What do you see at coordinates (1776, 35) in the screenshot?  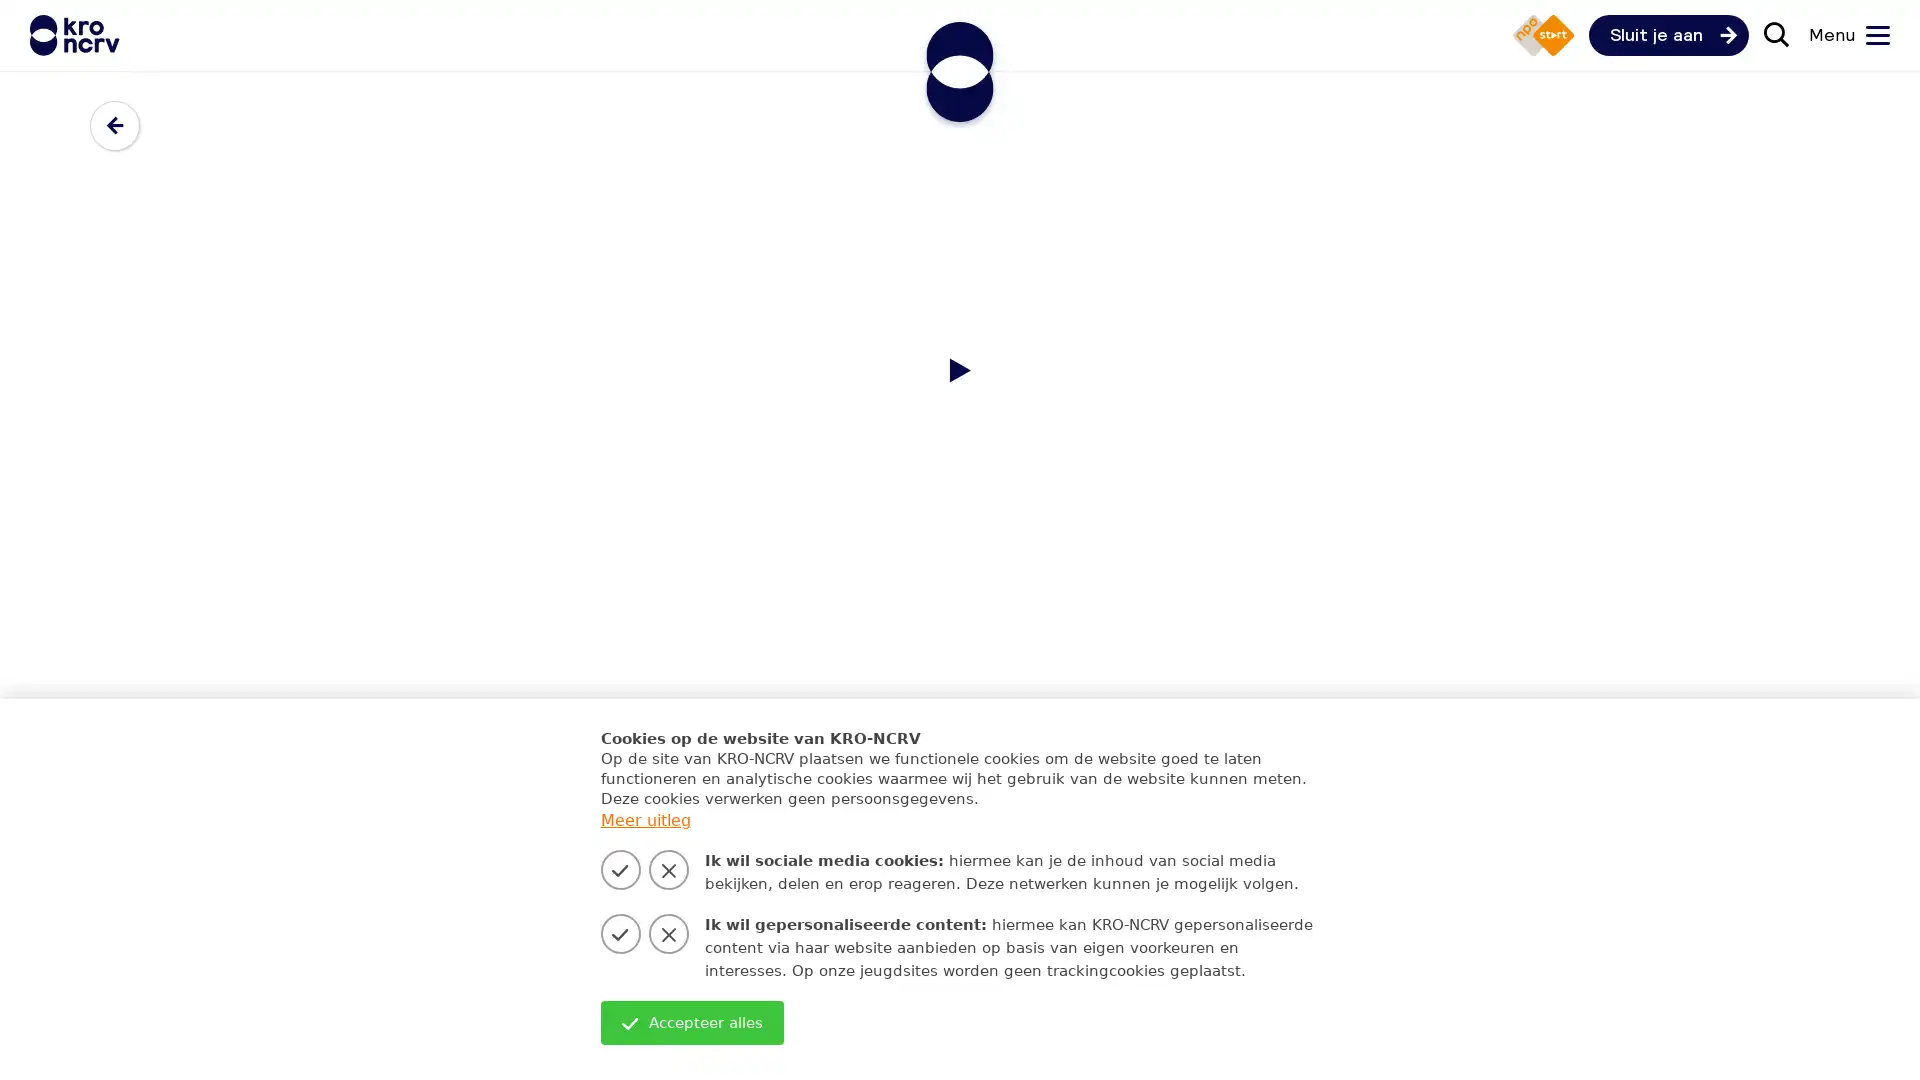 I see `Zoek door de site` at bounding box center [1776, 35].